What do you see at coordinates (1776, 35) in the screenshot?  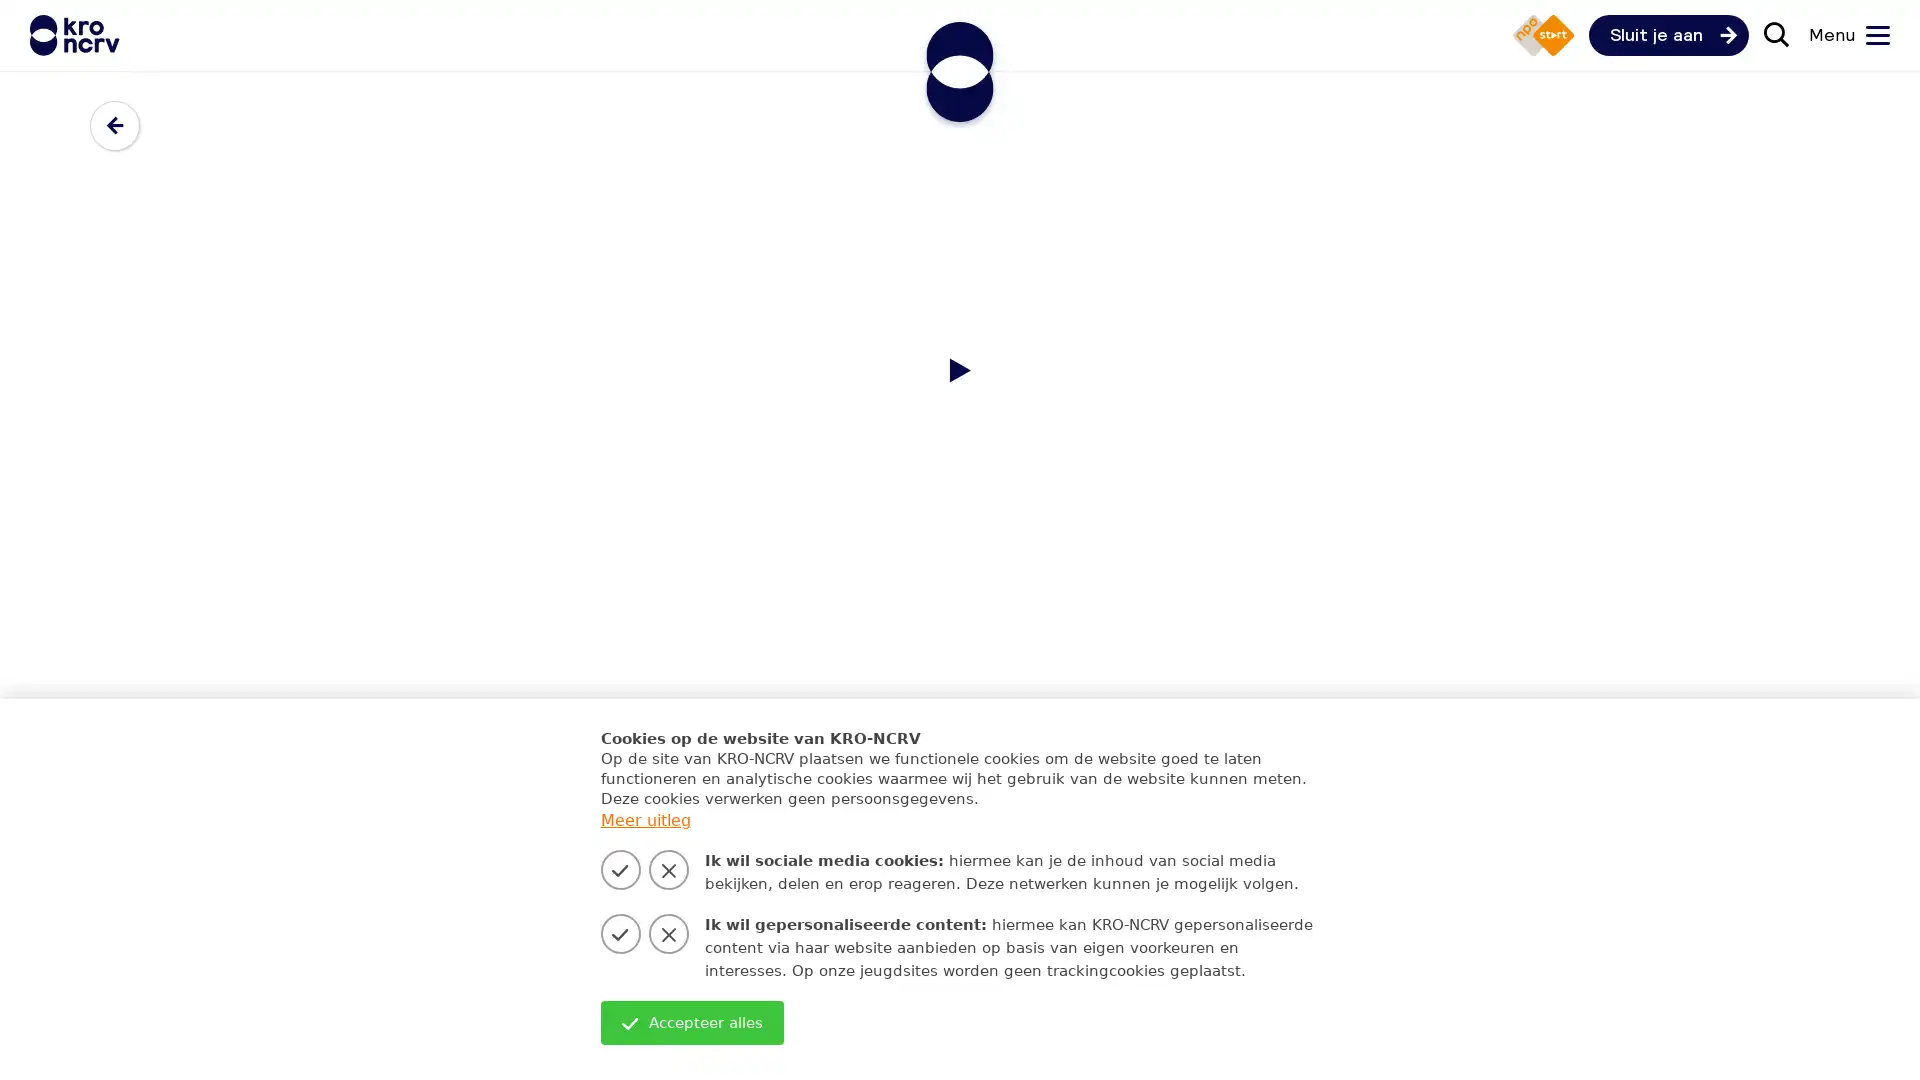 I see `Zoek door de site` at bounding box center [1776, 35].